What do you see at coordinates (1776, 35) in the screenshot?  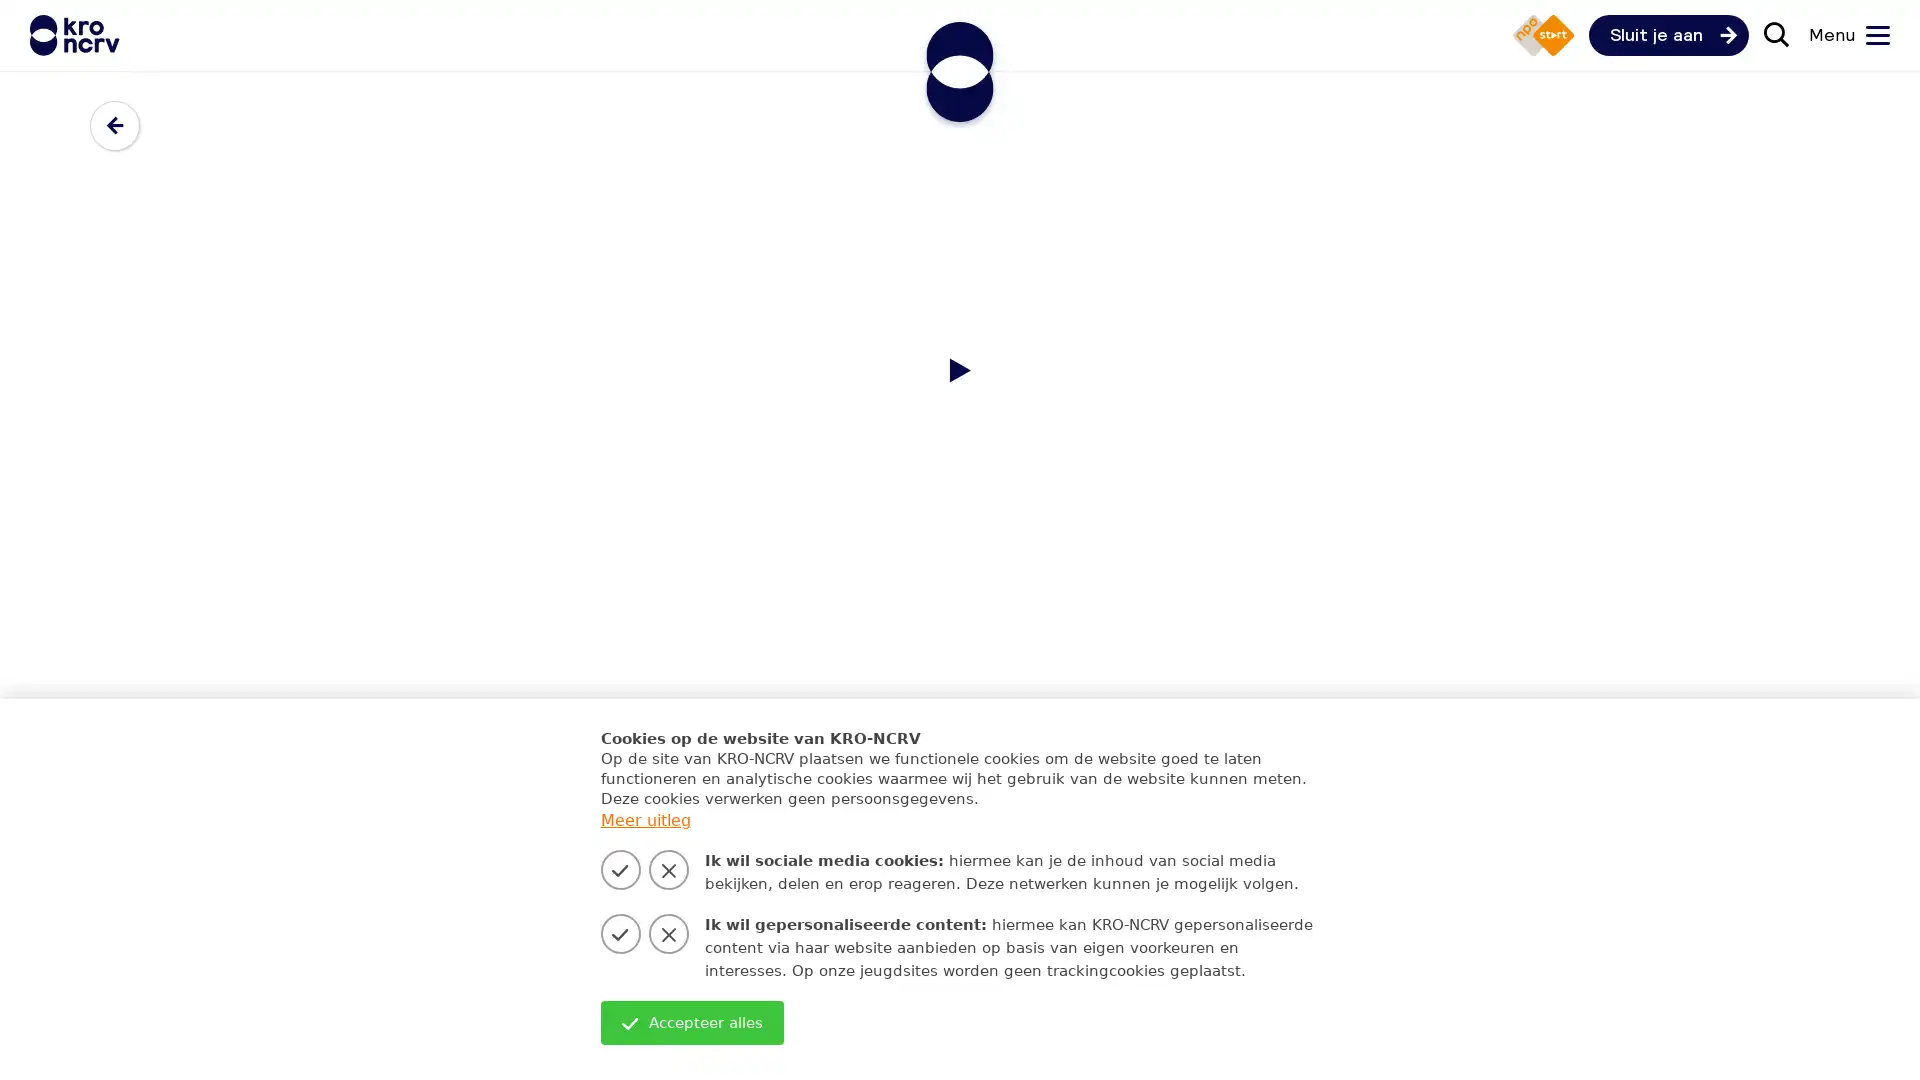 I see `Zoek door de site` at bounding box center [1776, 35].